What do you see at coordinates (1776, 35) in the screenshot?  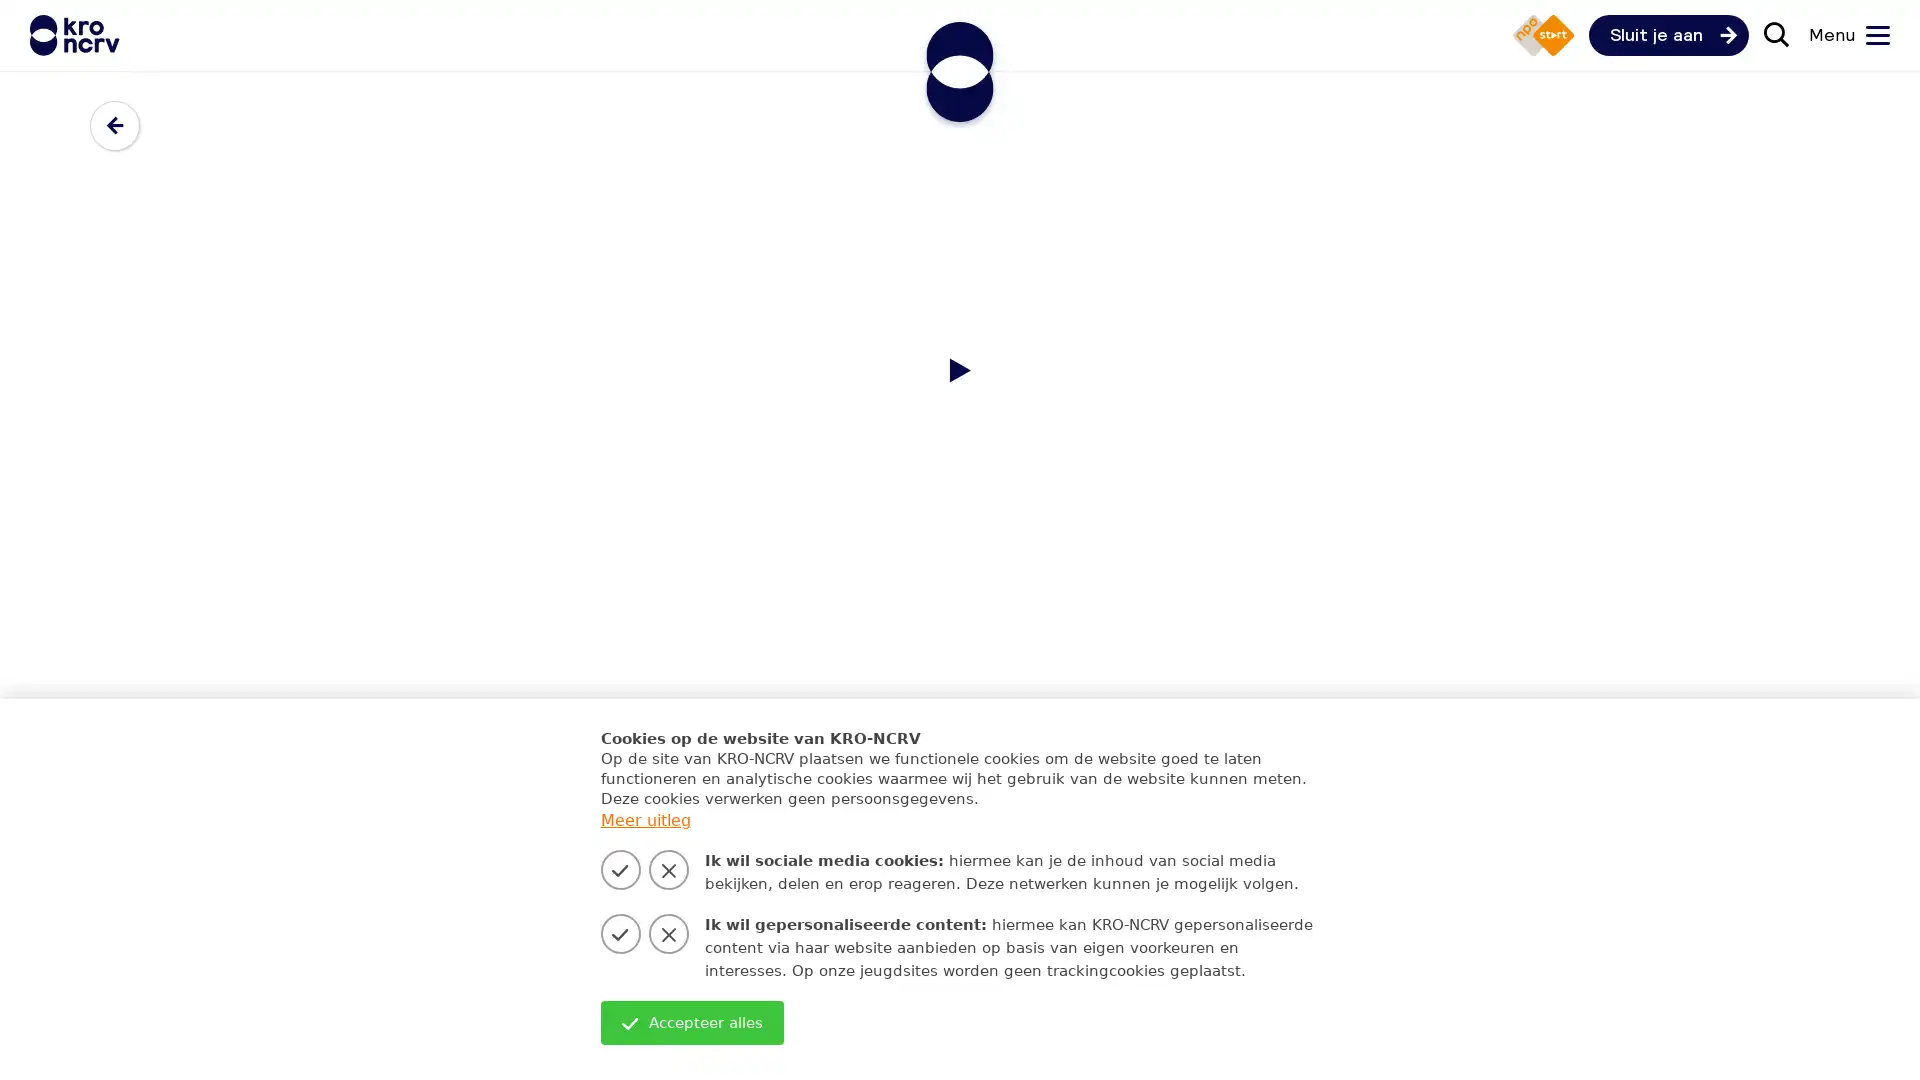 I see `Zoek door de site` at bounding box center [1776, 35].